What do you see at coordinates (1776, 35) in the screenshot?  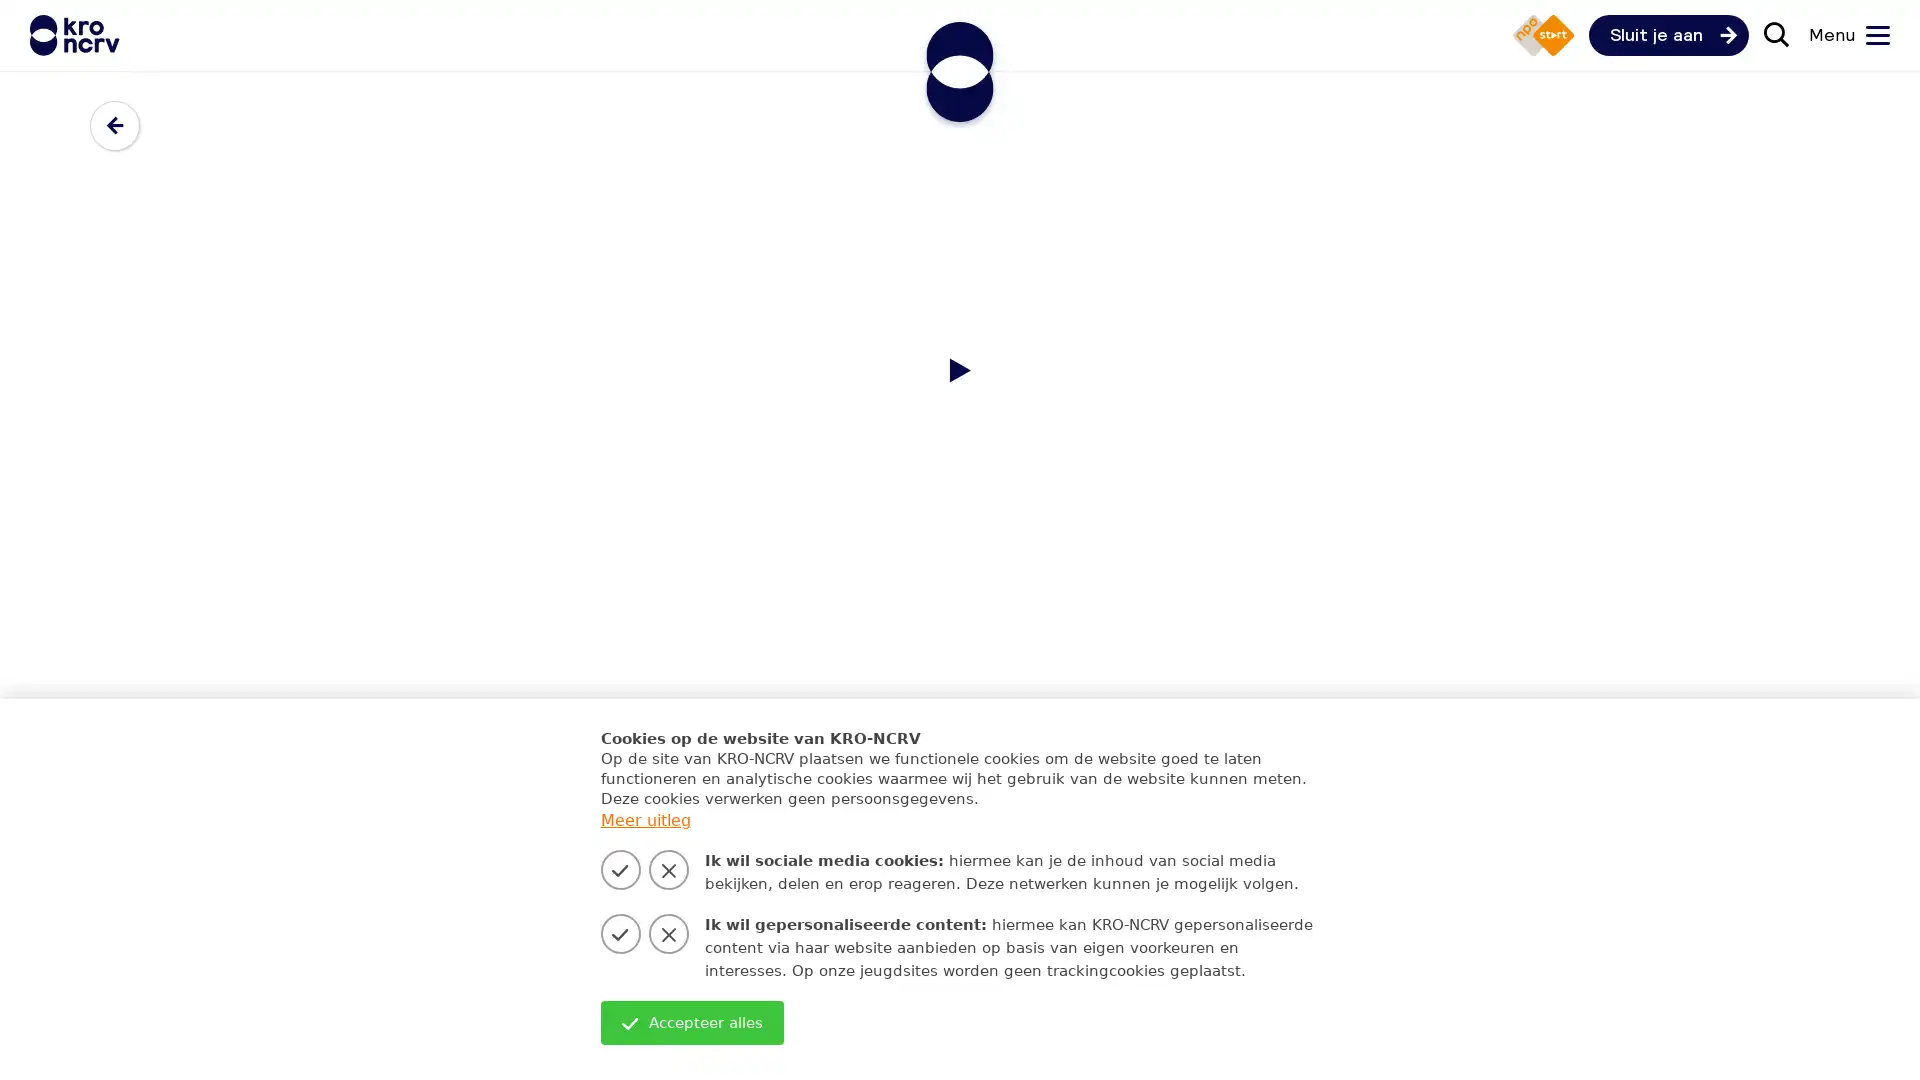 I see `Zoek door de site` at bounding box center [1776, 35].